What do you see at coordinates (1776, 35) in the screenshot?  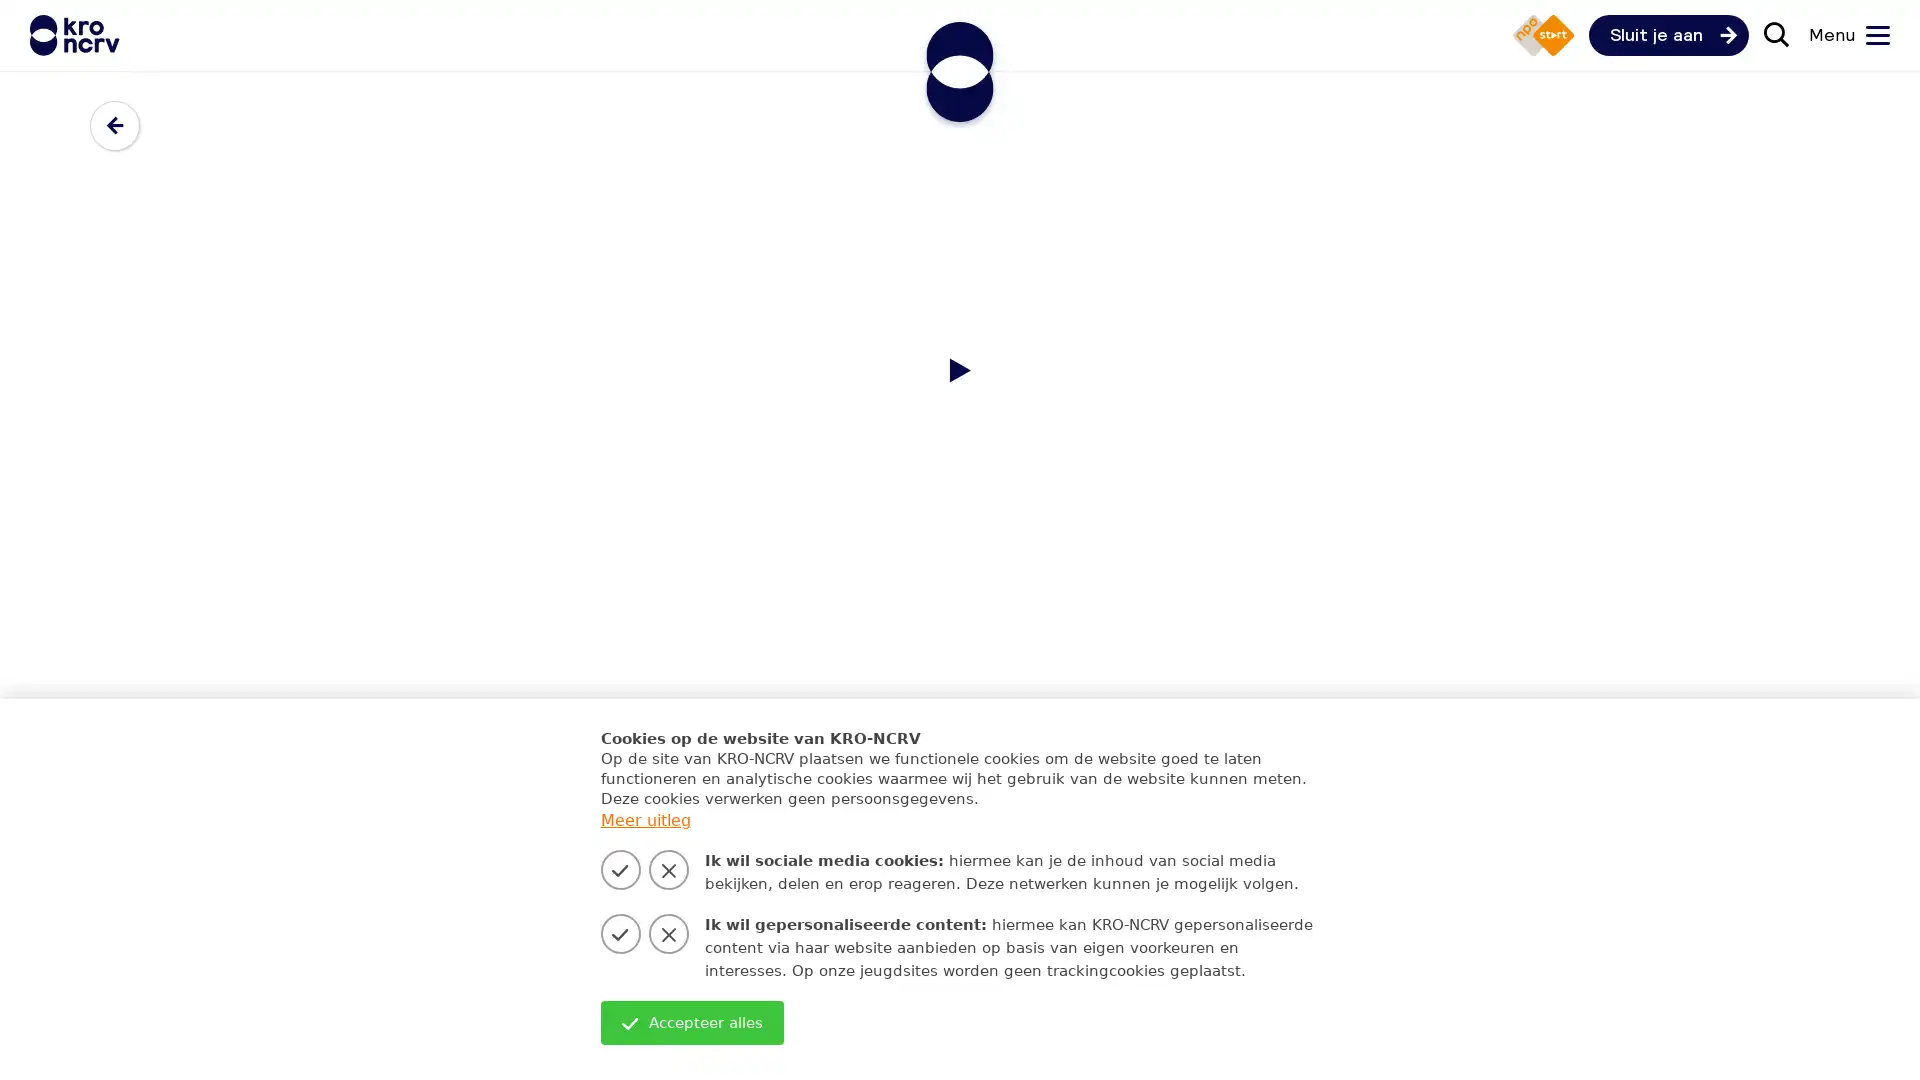 I see `Zoek door de site` at bounding box center [1776, 35].